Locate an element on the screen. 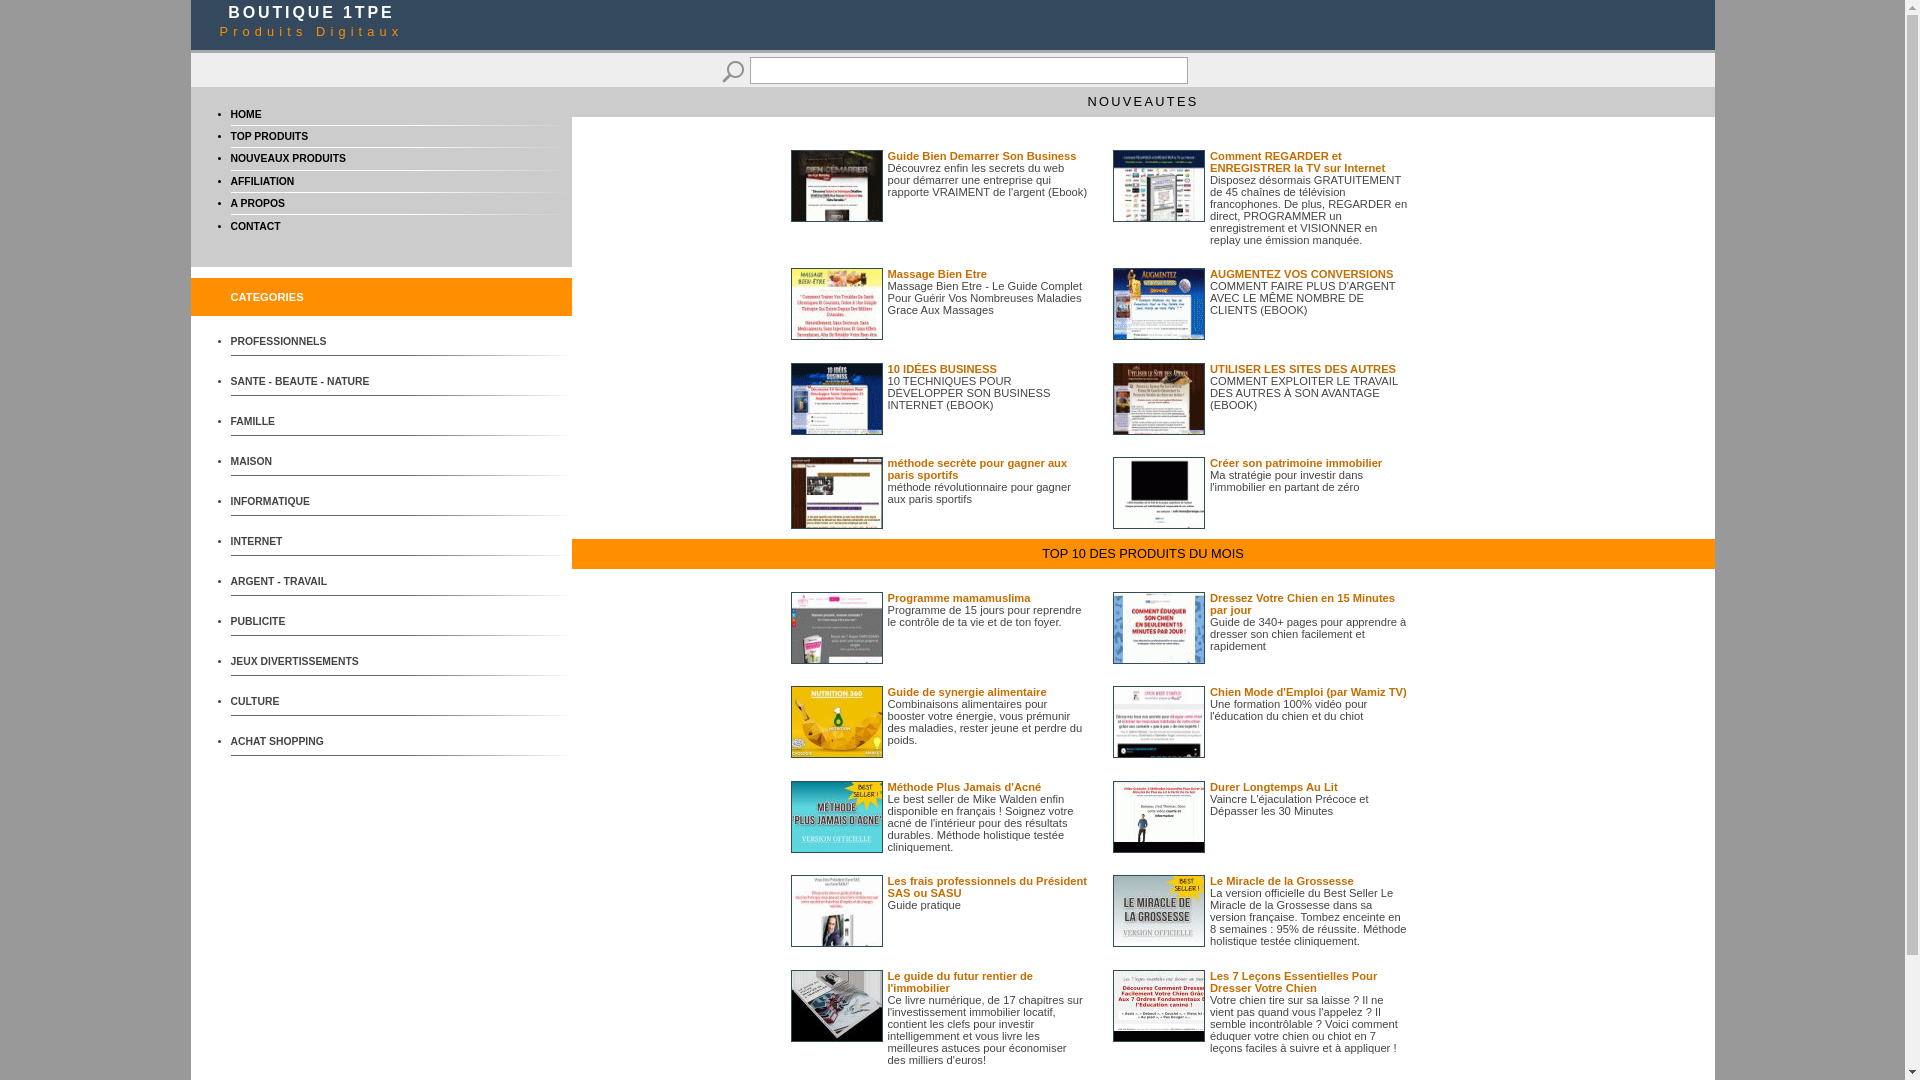  'Chien Mode d'Emploi (par Wamiz TV)' is located at coordinates (1208, 690).